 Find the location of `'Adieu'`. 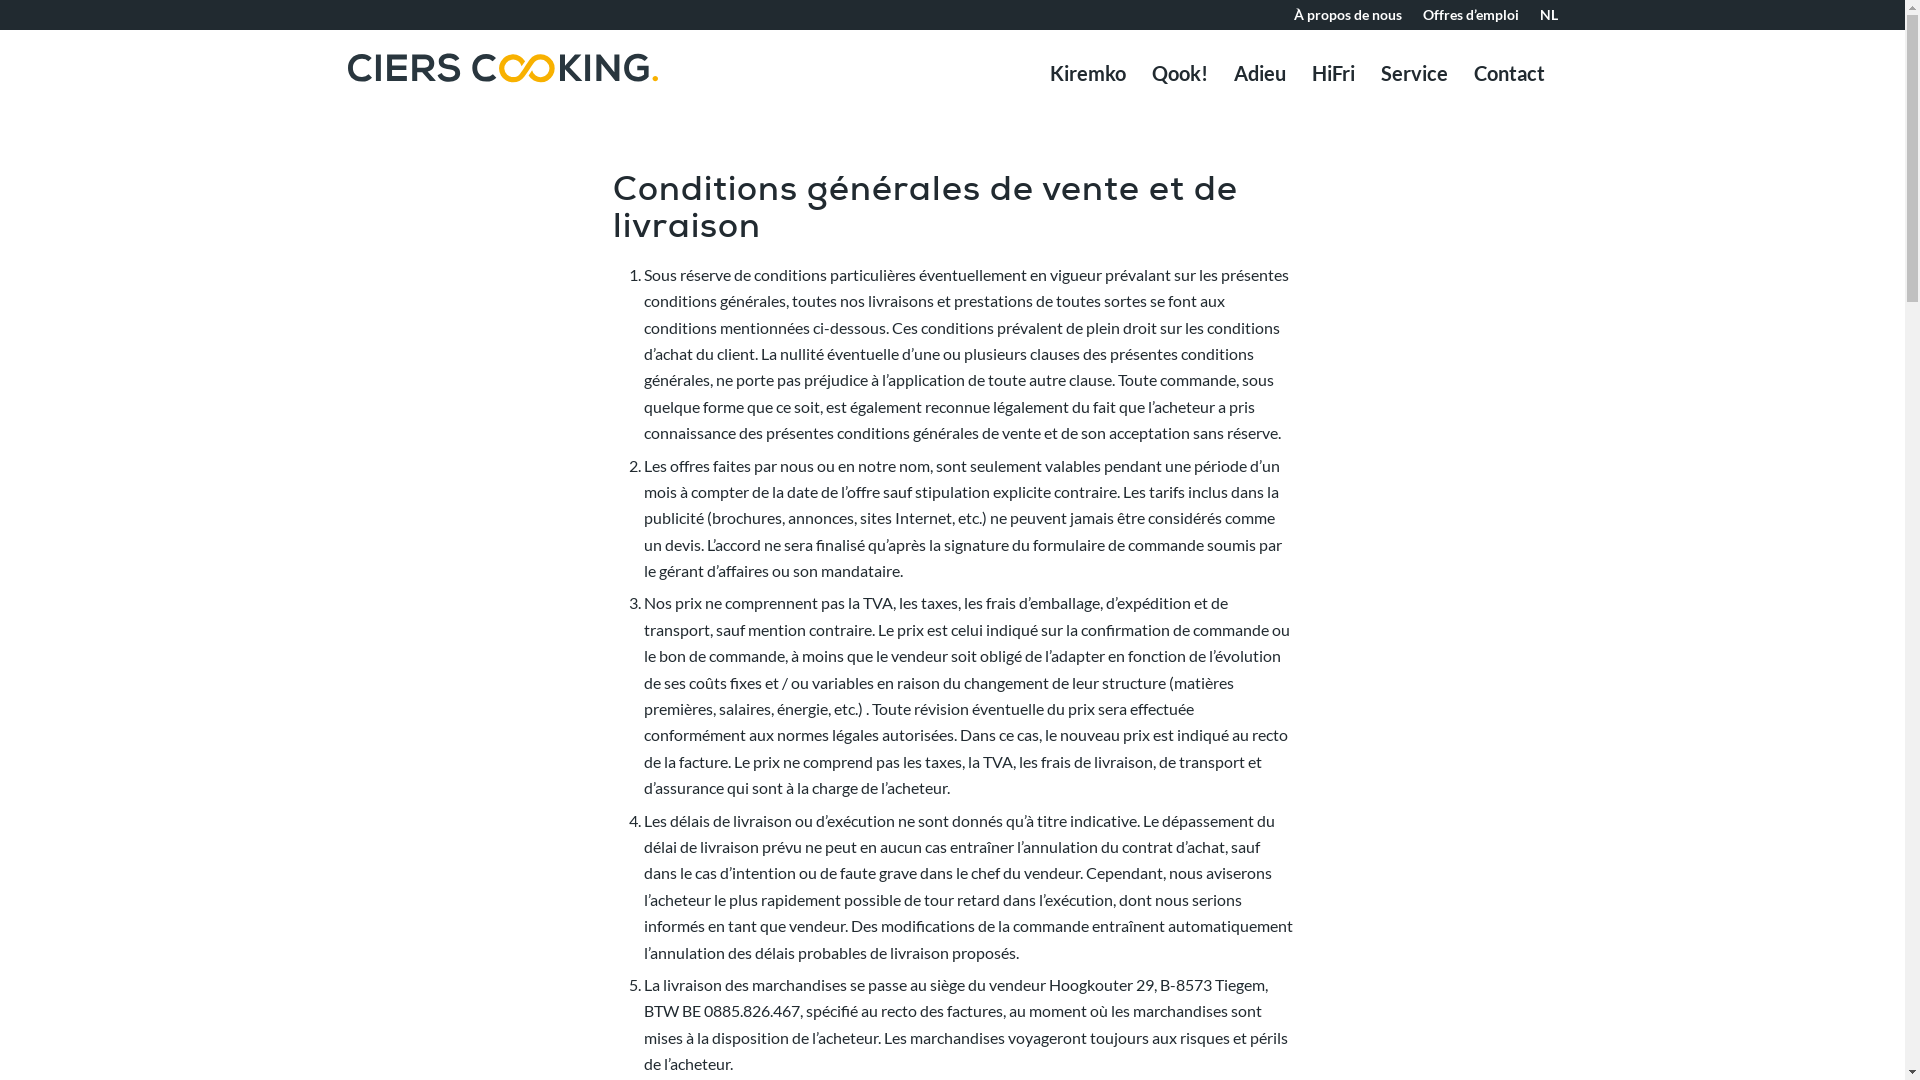

'Adieu' is located at coordinates (1218, 72).